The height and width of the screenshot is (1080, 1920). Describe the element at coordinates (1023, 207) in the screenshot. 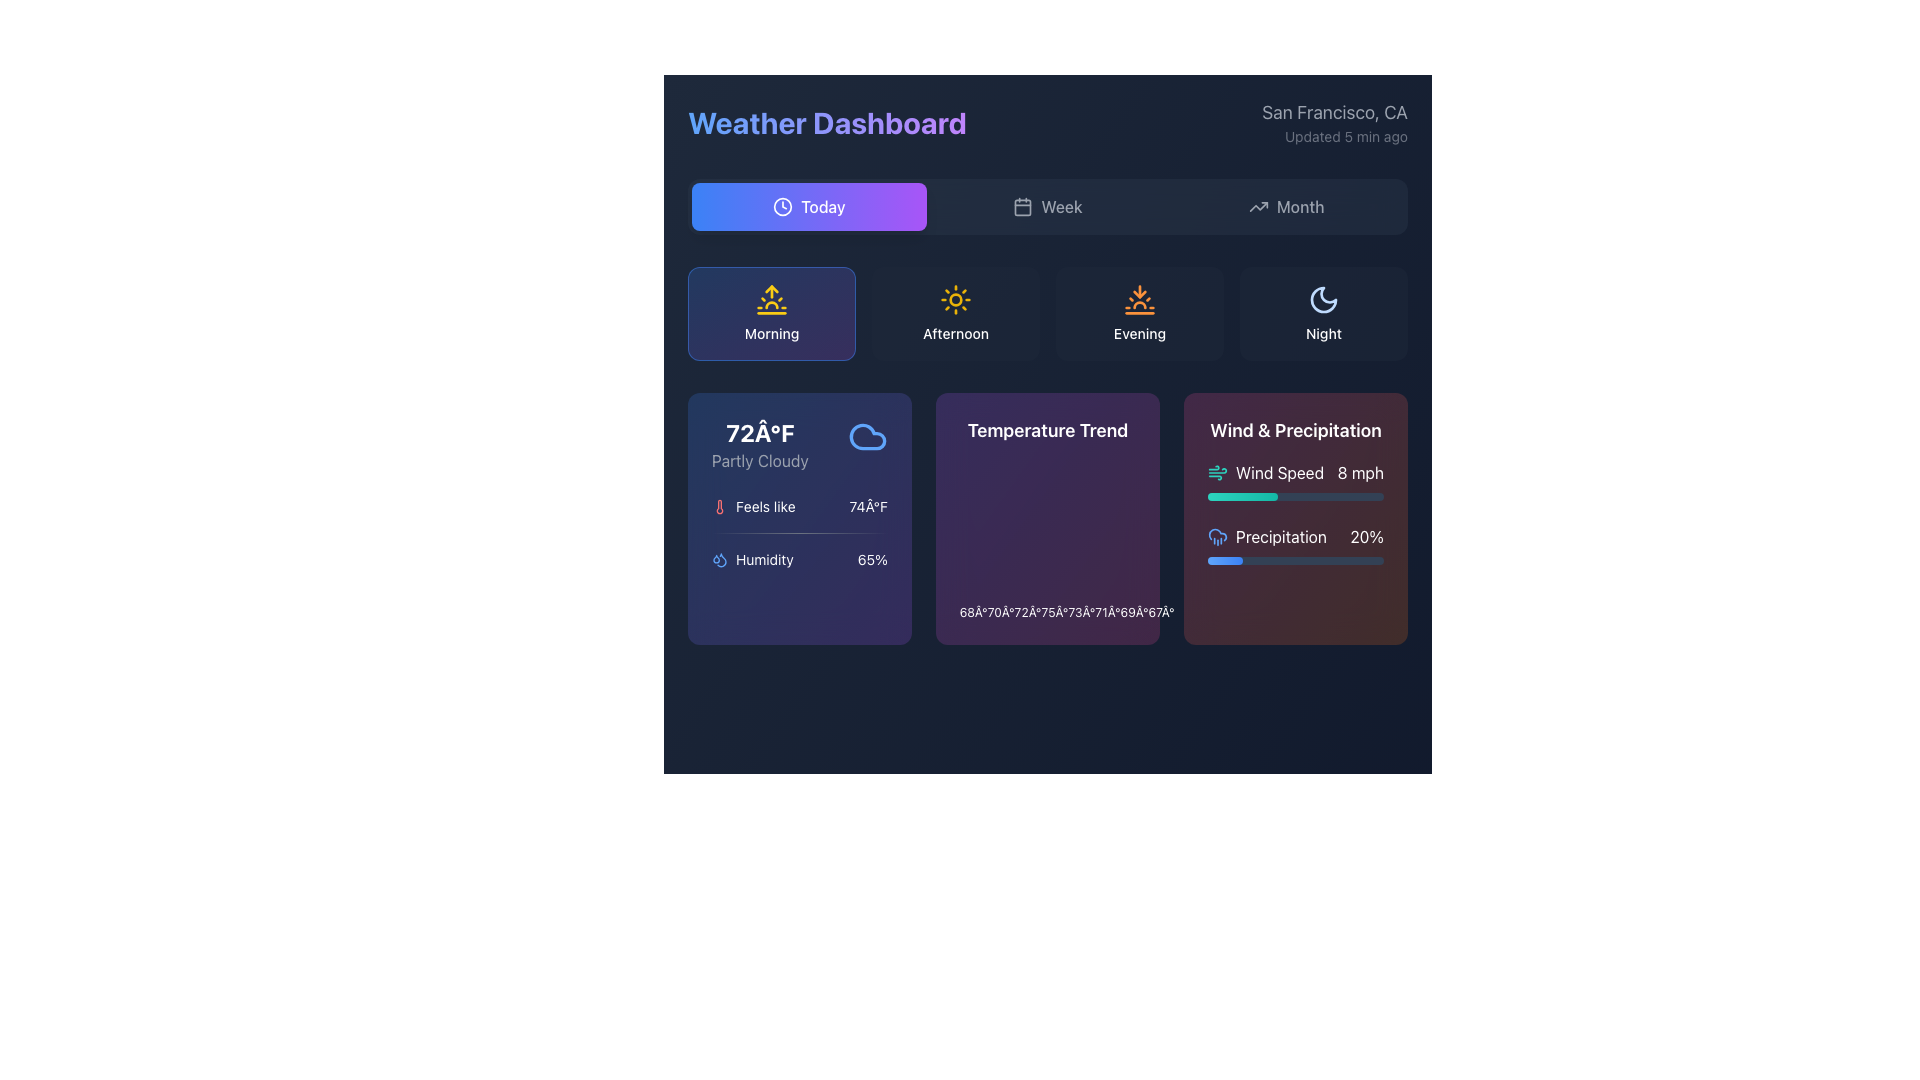

I see `the background decorative part of the calendar icon located in the header of the UI, which serves as the main body of the calendar section` at that location.